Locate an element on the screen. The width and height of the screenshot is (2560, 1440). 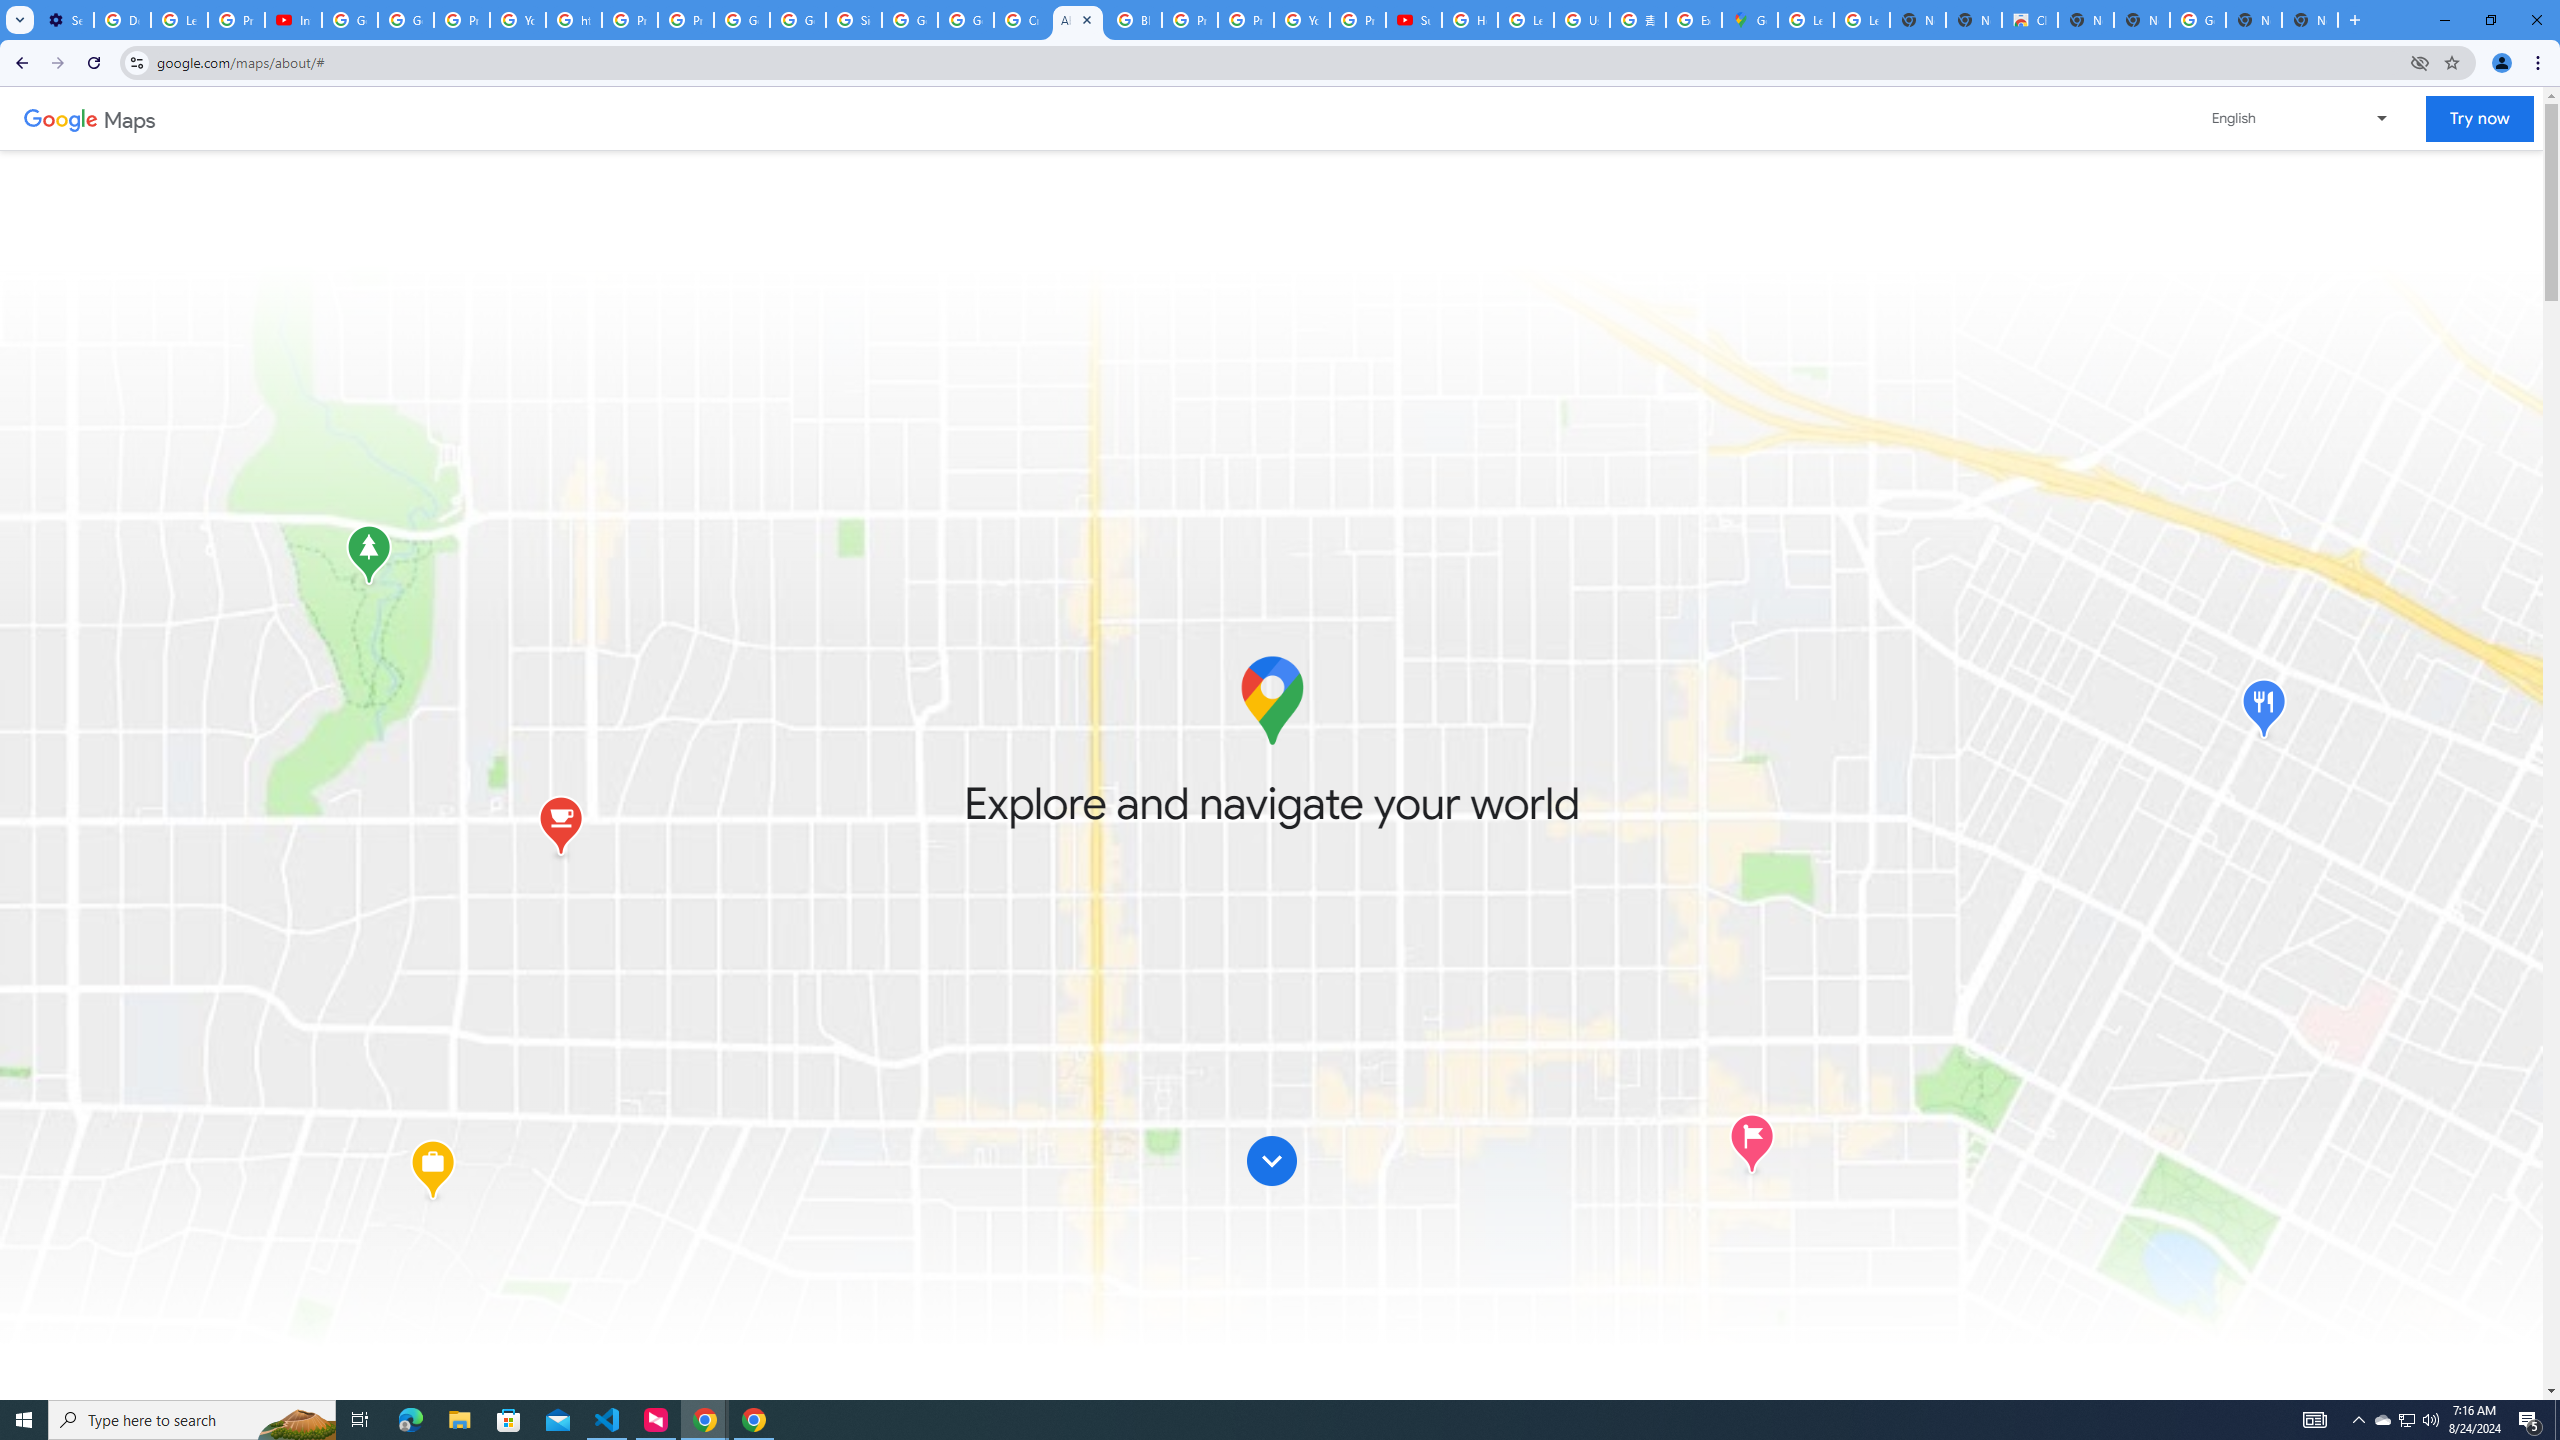
'Change language or region' is located at coordinates (2300, 118).